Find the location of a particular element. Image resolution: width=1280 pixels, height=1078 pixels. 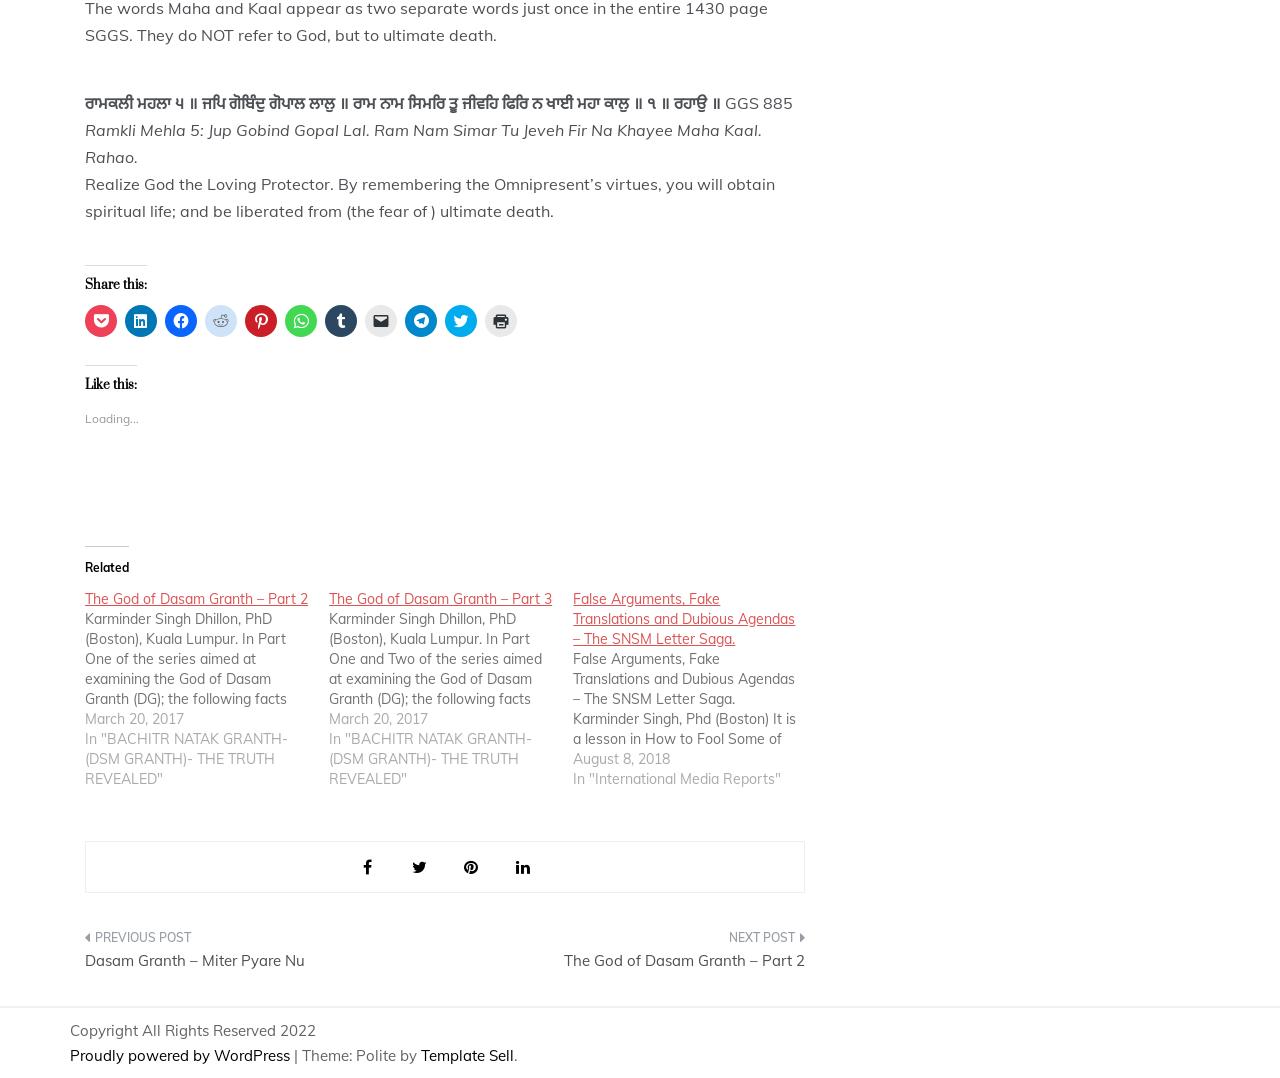

'Loading...' is located at coordinates (111, 417).